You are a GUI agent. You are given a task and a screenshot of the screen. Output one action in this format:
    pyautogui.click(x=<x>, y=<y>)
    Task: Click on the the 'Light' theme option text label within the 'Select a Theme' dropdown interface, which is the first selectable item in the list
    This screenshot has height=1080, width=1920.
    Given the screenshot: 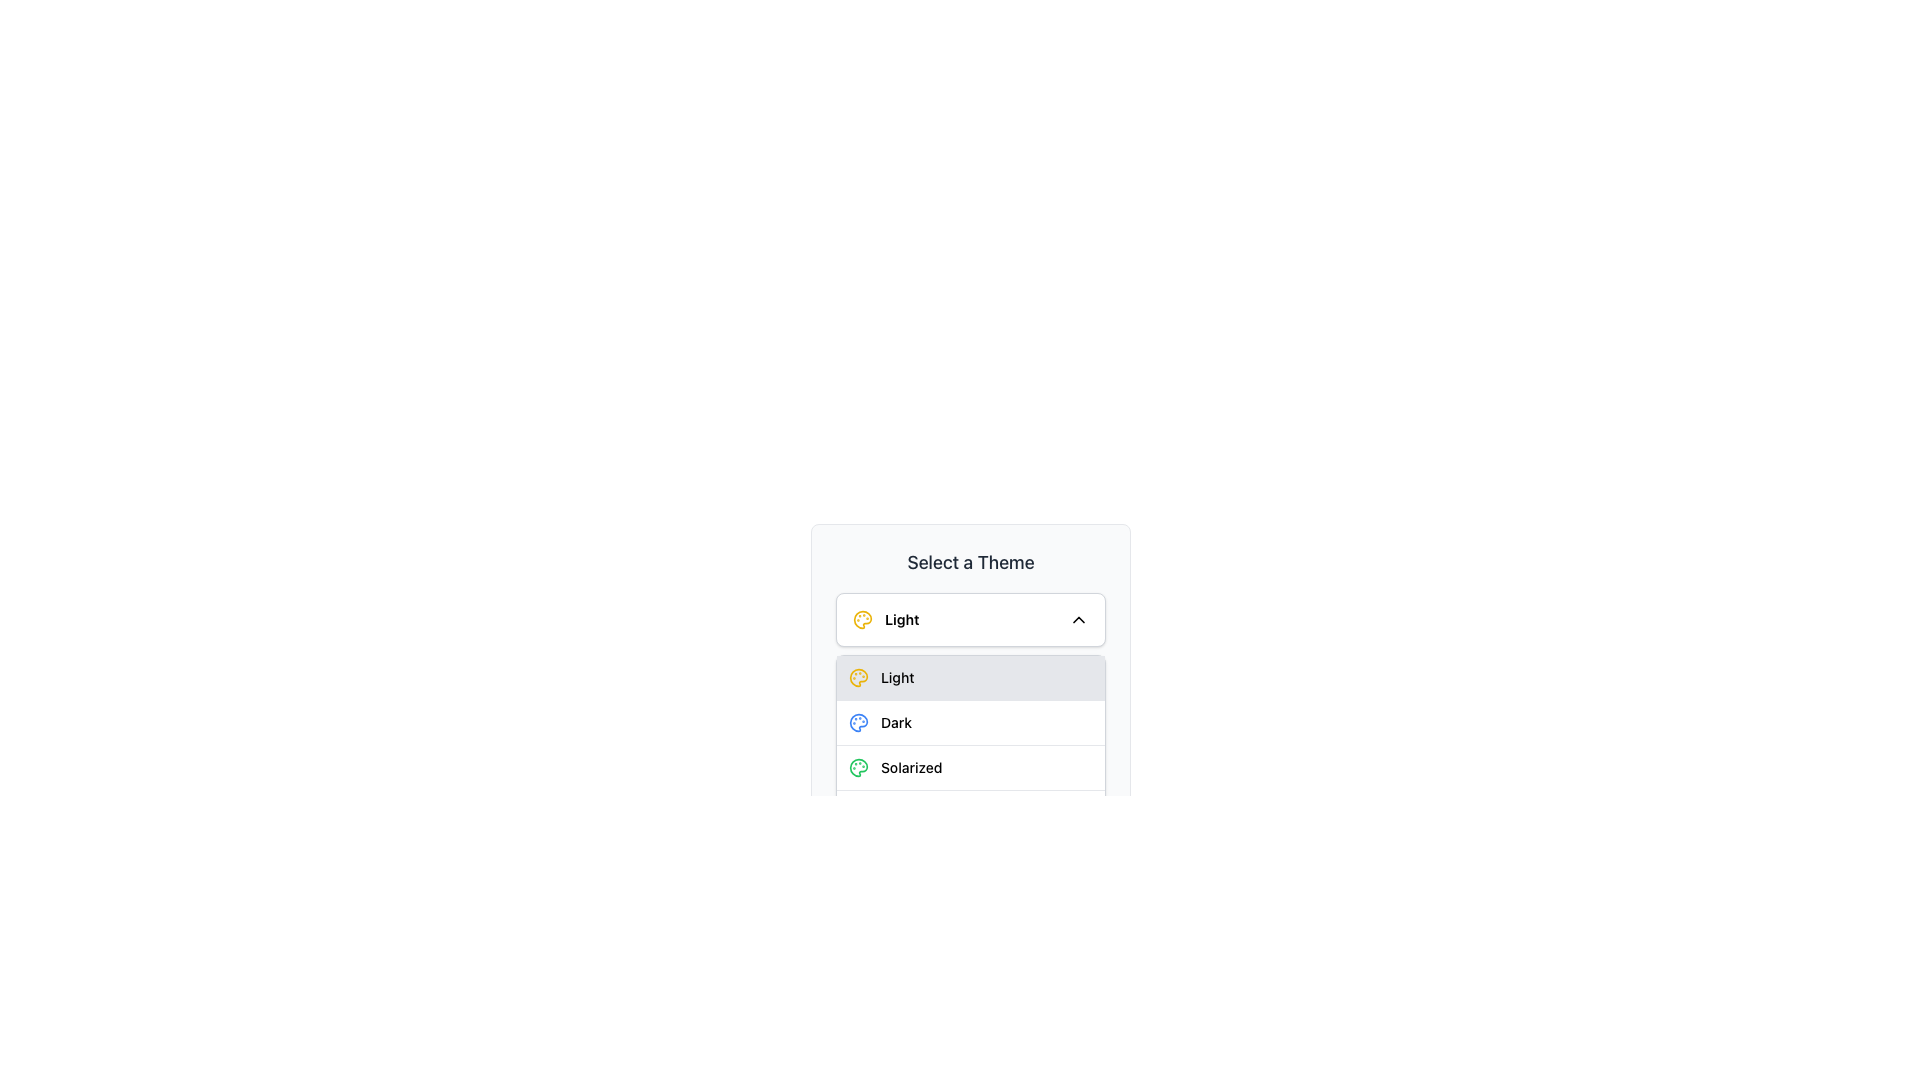 What is the action you would take?
    pyautogui.click(x=901, y=619)
    